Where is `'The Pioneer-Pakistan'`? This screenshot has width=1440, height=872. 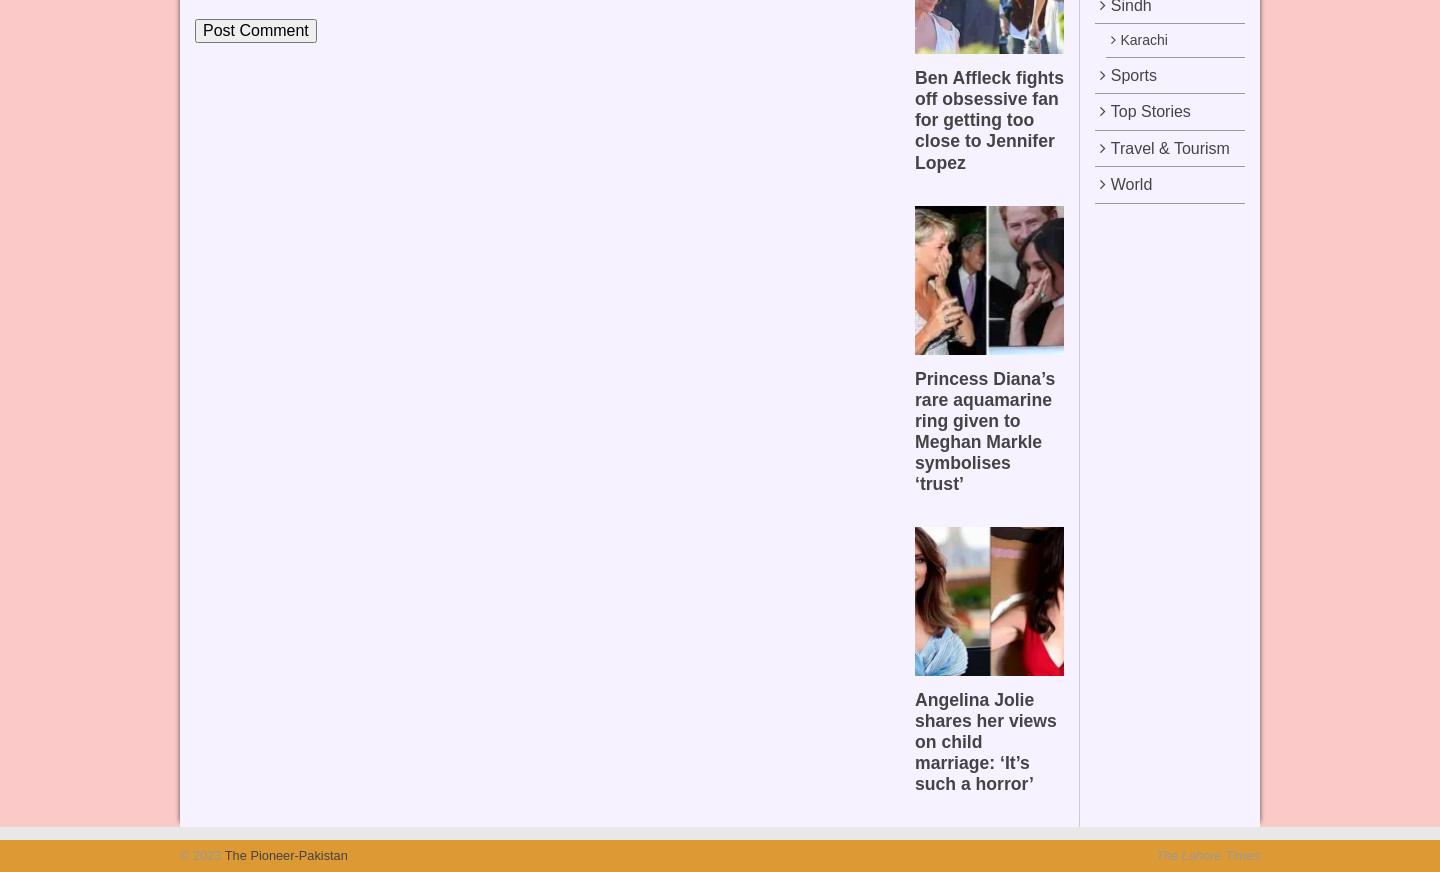 'The Pioneer-Pakistan' is located at coordinates (282, 855).